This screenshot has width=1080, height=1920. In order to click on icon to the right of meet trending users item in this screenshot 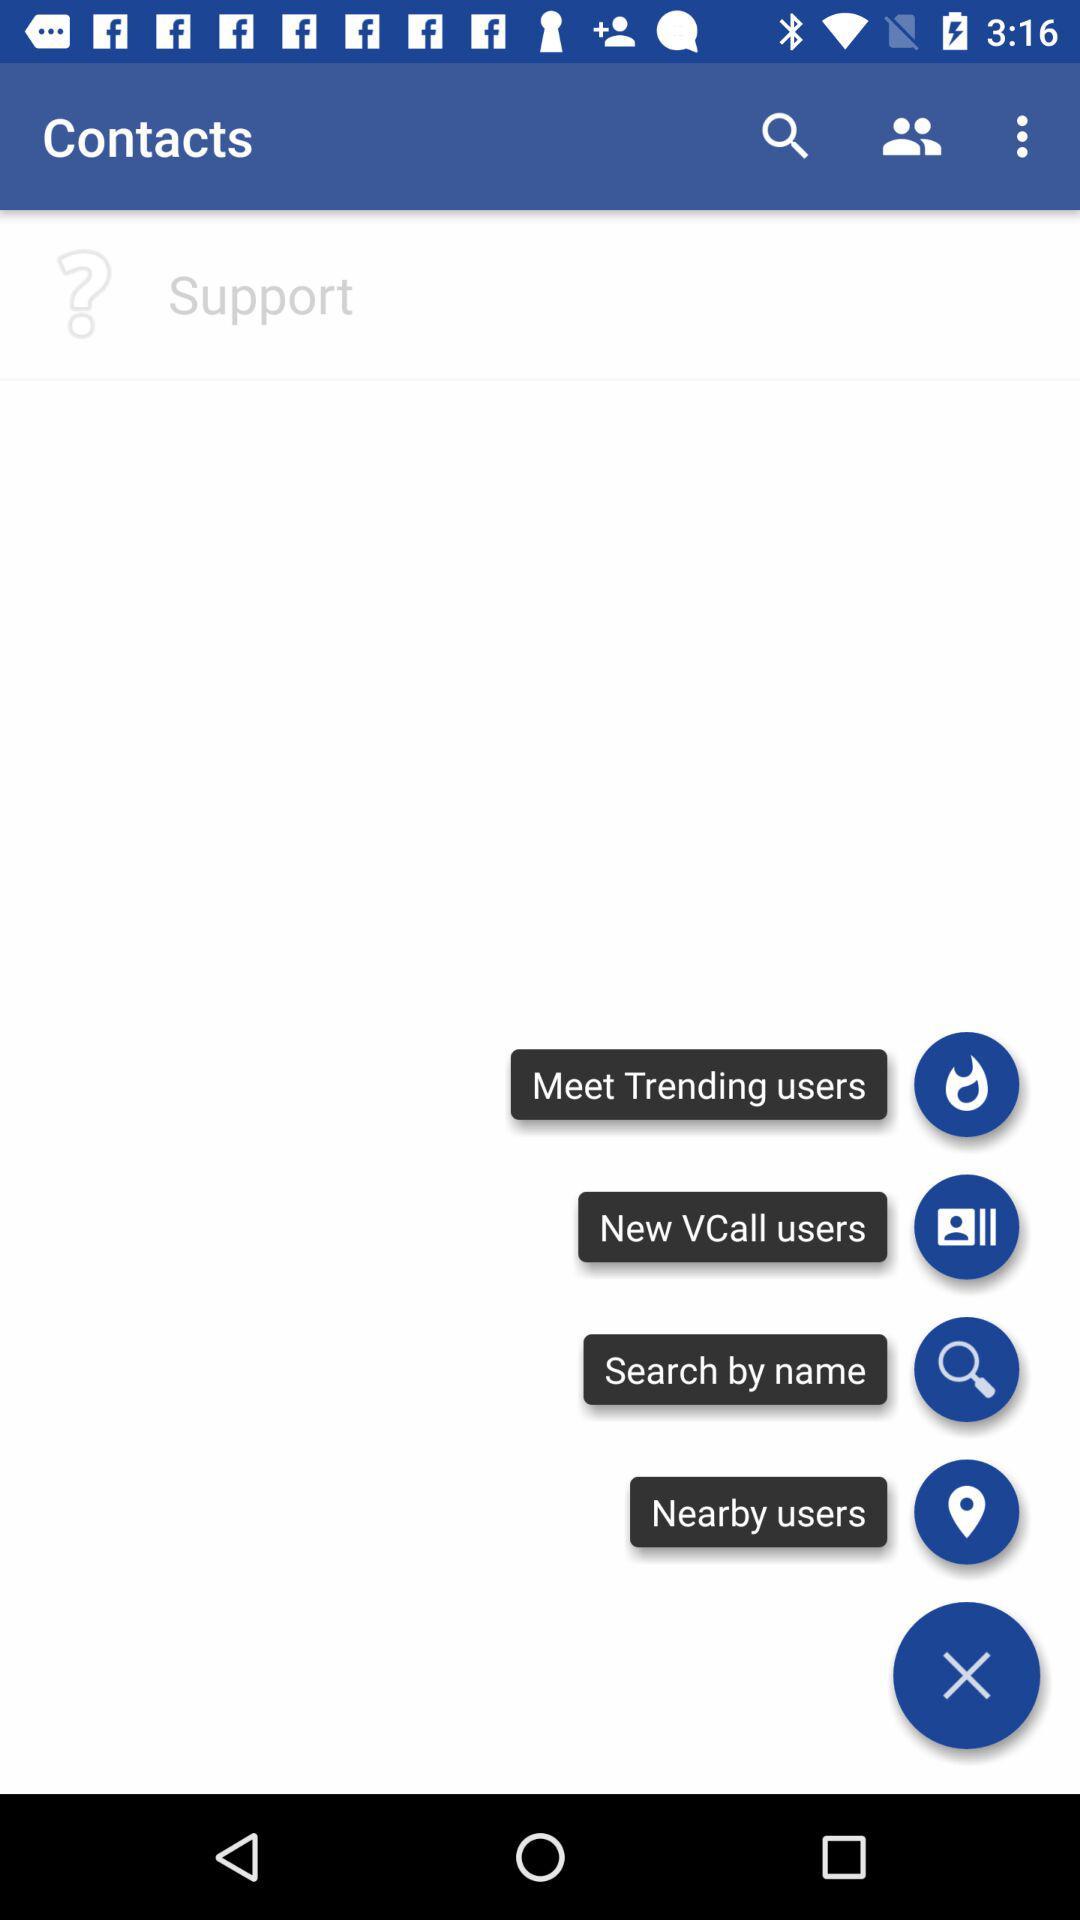, I will do `click(965, 1083)`.